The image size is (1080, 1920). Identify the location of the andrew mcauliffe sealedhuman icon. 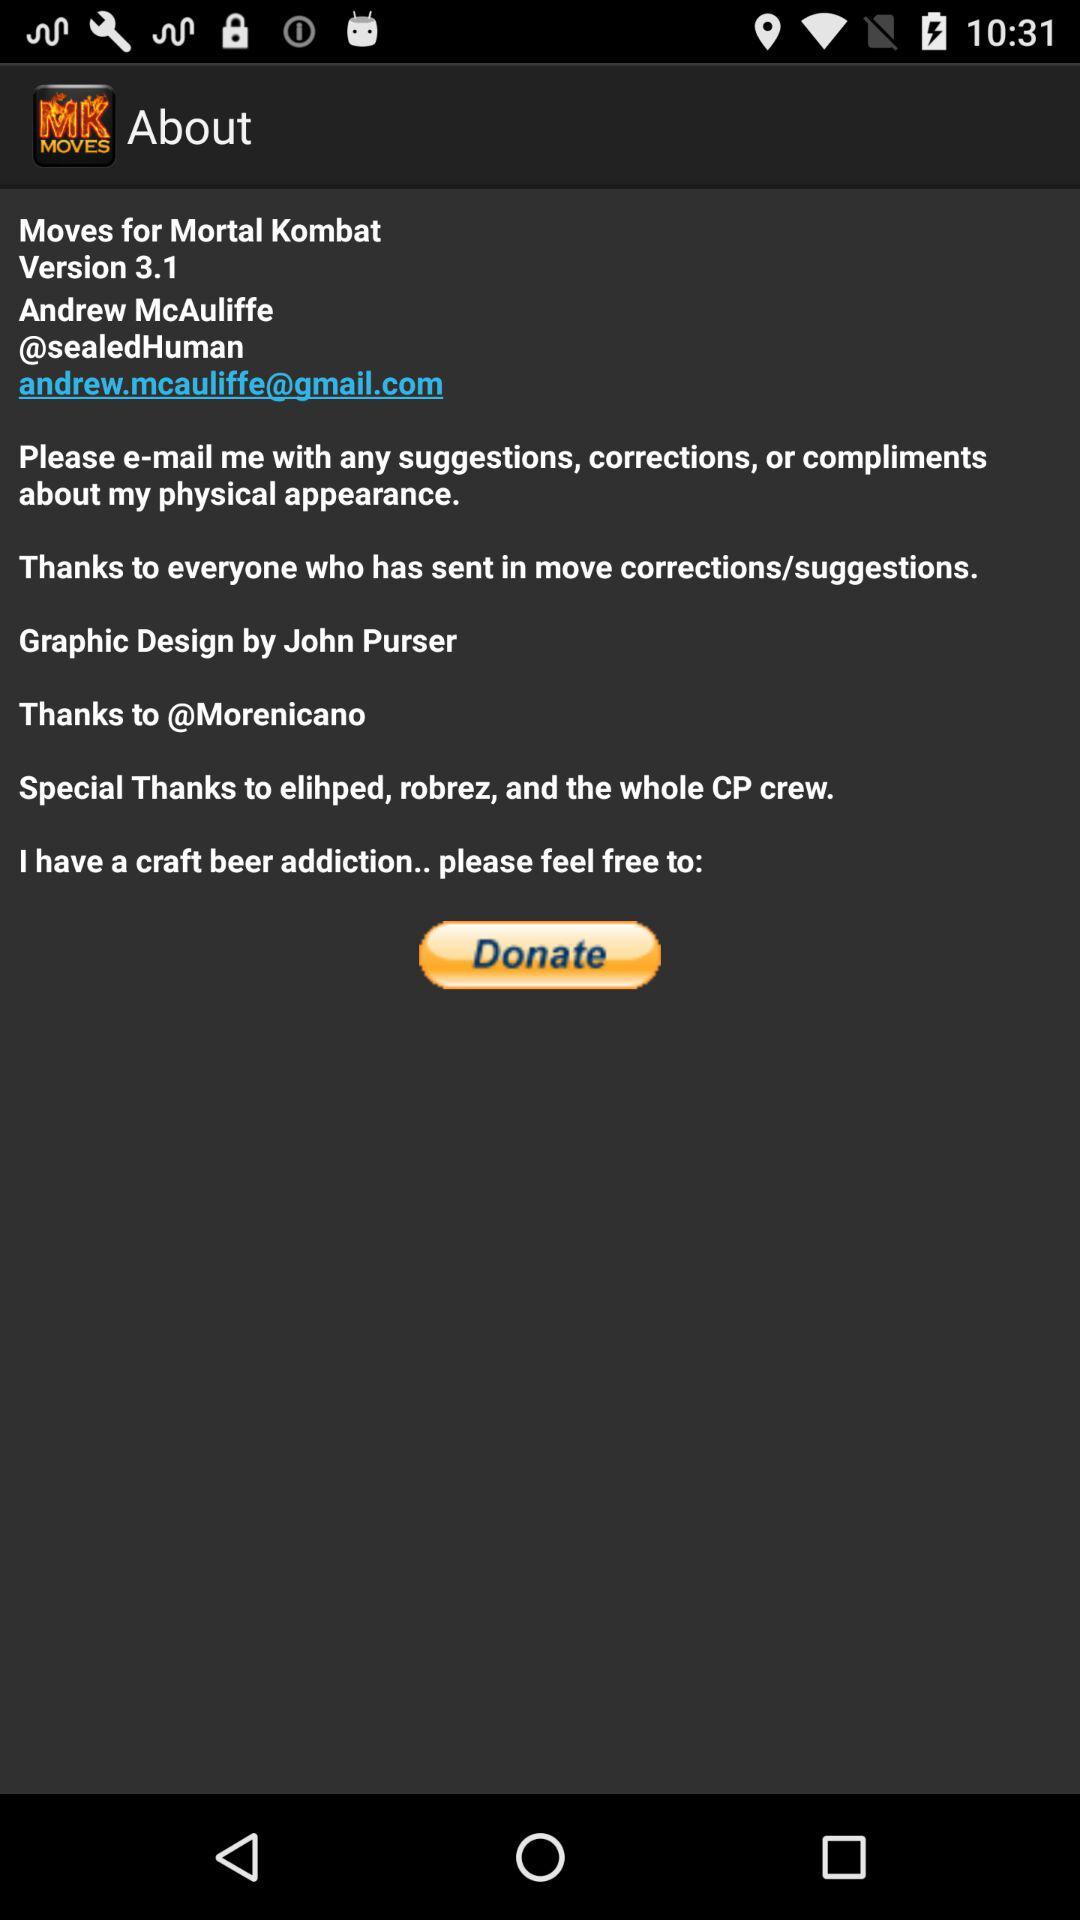
(540, 583).